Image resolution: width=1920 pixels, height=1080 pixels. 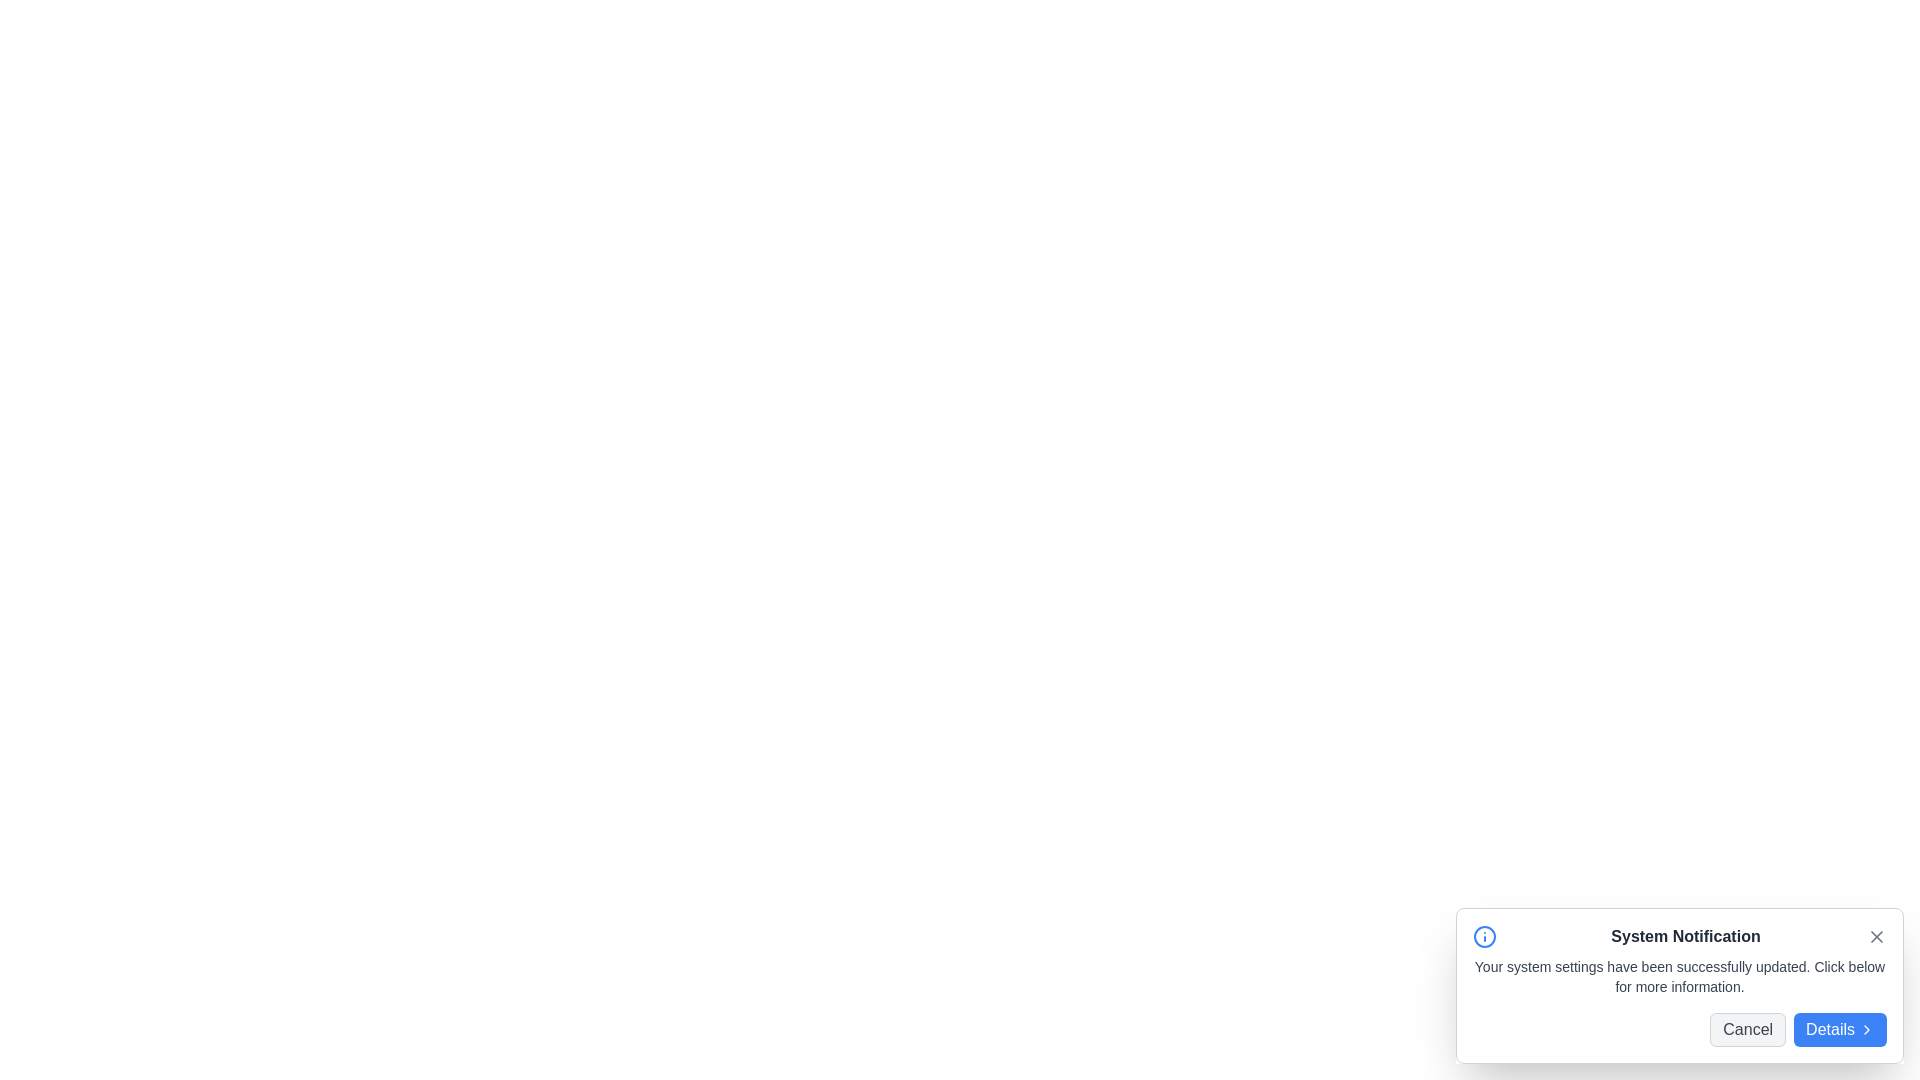 What do you see at coordinates (1875, 937) in the screenshot?
I see `the icon button located at the rightmost position in the notification modal to change its appearance` at bounding box center [1875, 937].